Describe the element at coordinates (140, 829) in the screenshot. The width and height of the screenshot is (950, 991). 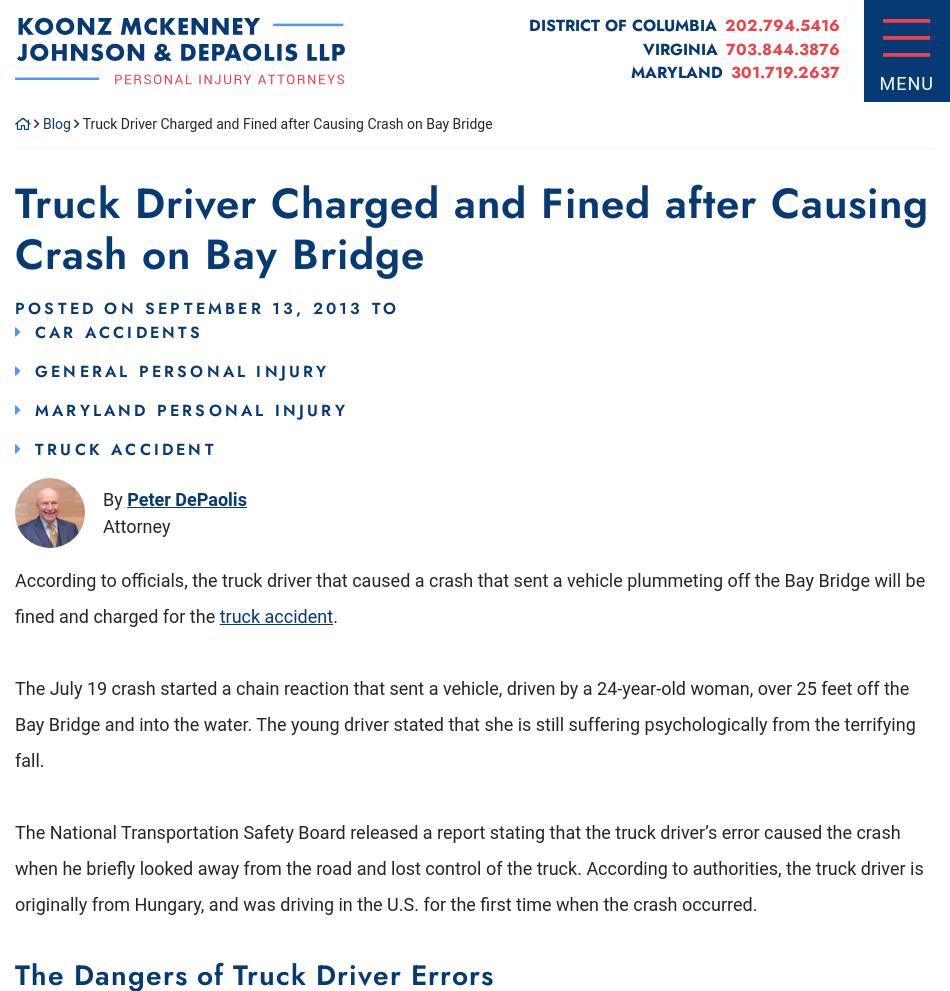
I see `'Personal Injury Attorneys'` at that location.